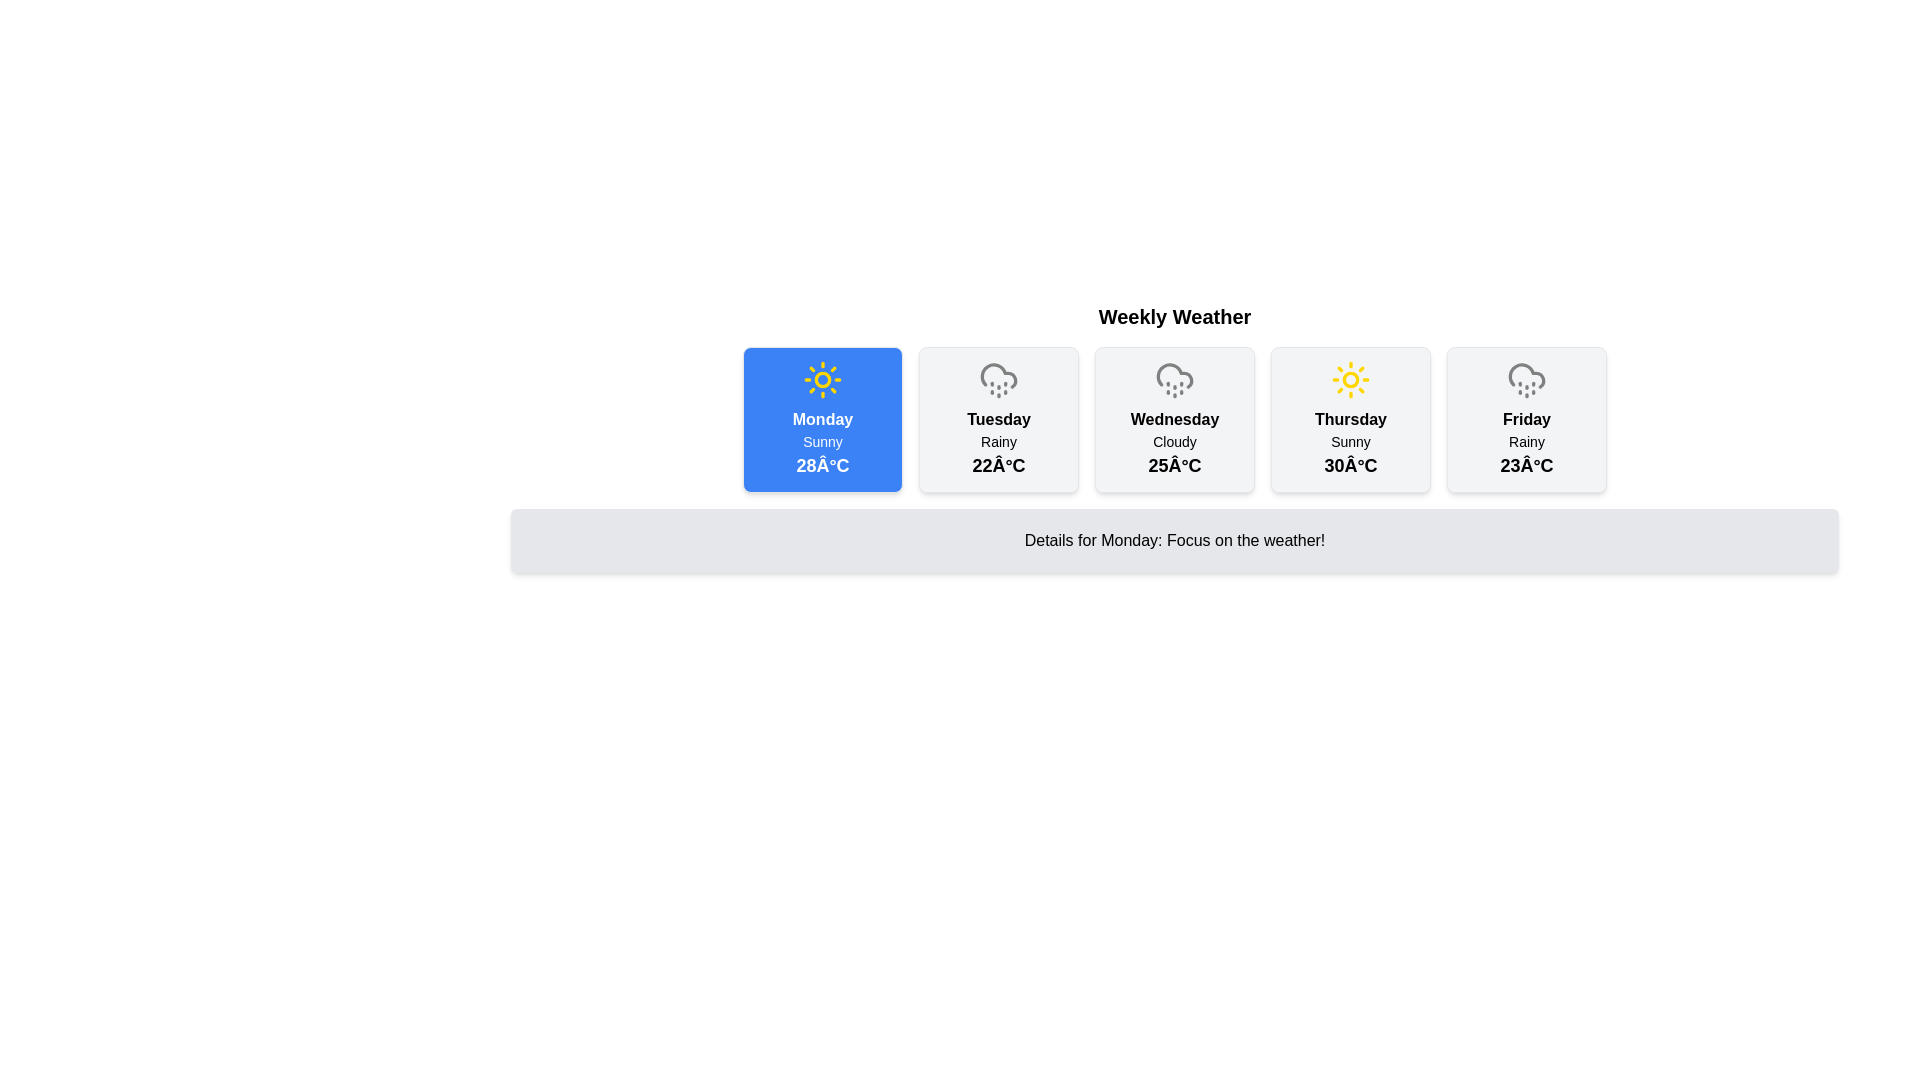 The height and width of the screenshot is (1080, 1920). I want to click on the static text element displaying 'Wednesday' in bold font, which is located at the top of the third weather card from the left, above the texts 'Cloudy' and '25°C', so click(1175, 419).